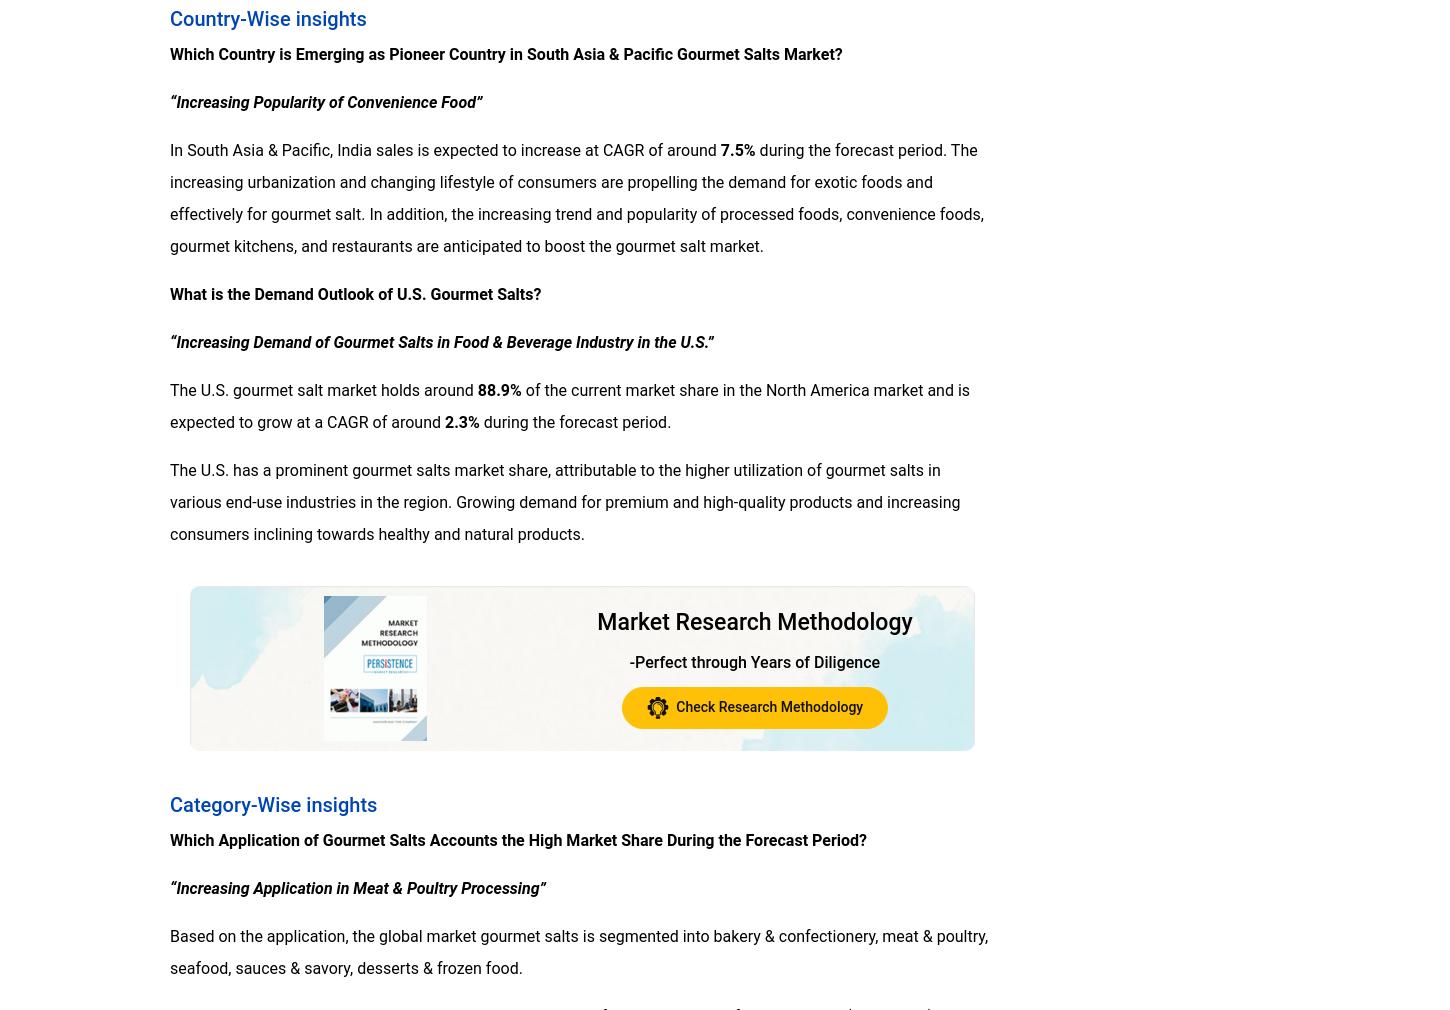 The width and height of the screenshot is (1450, 1010). I want to click on '2.3%', so click(460, 421).